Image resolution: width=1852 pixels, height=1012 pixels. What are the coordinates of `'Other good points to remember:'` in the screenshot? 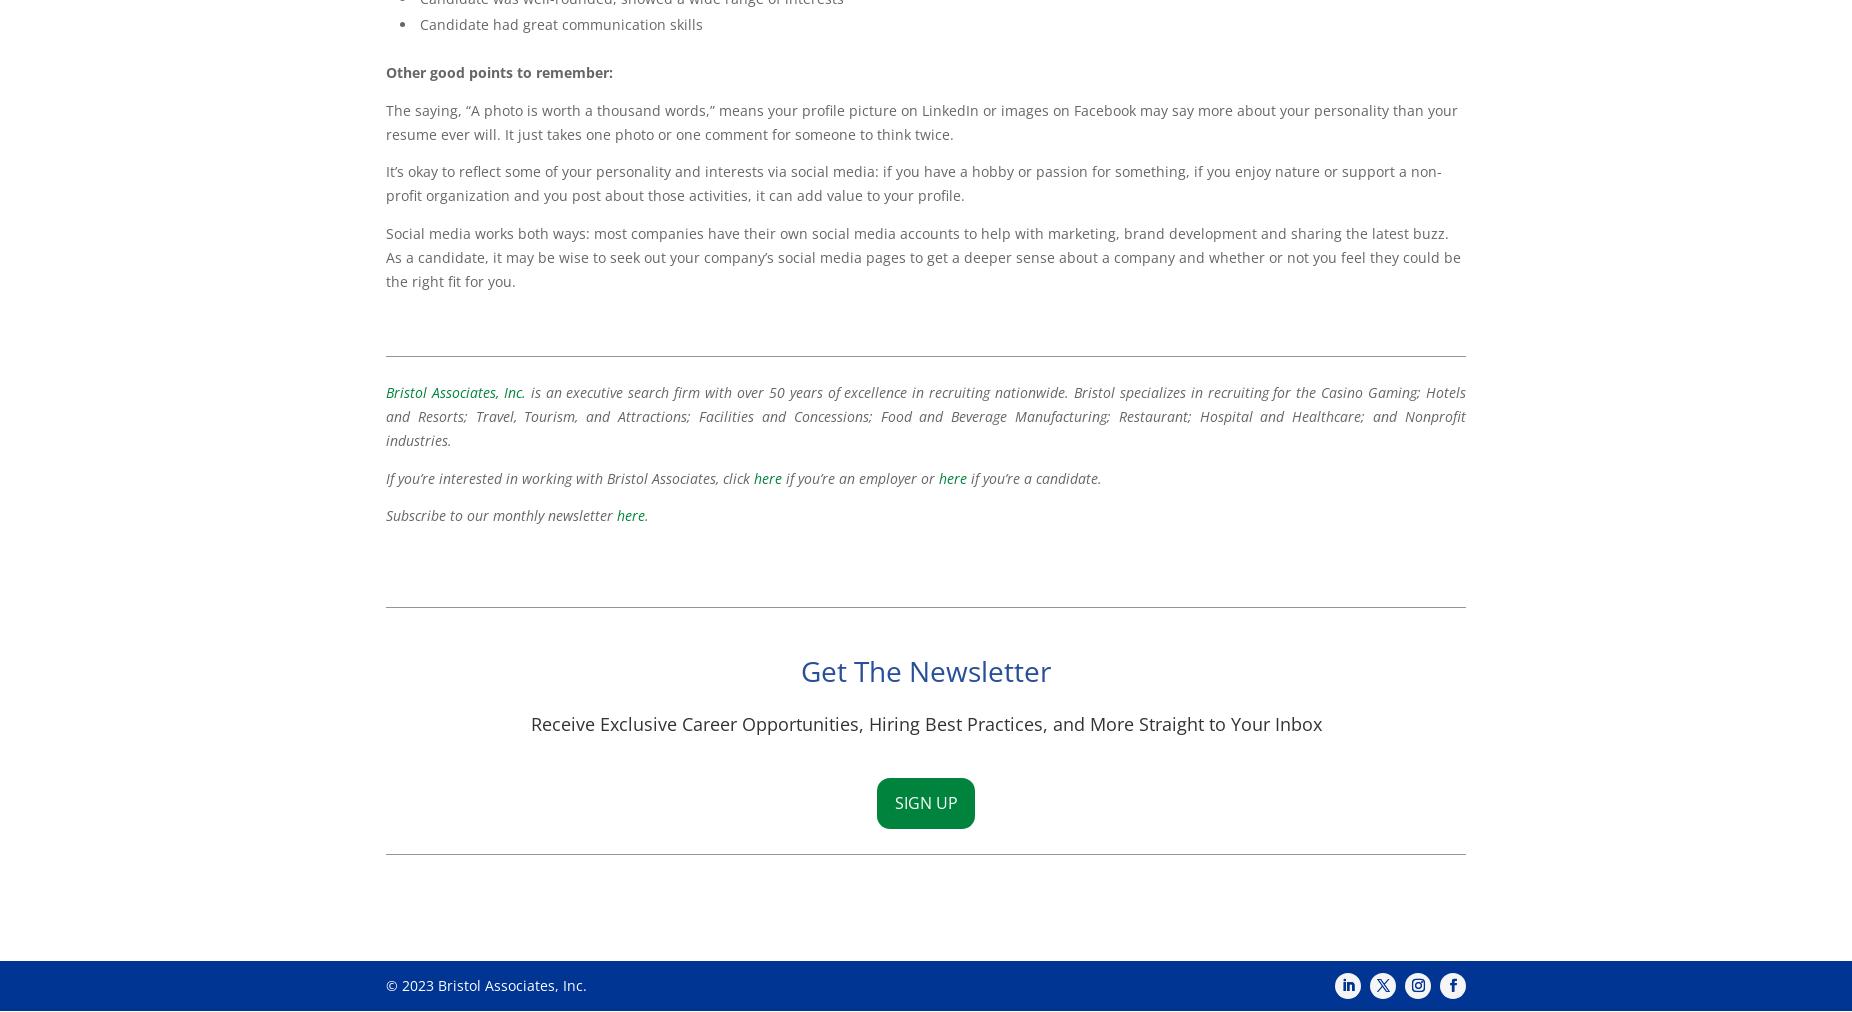 It's located at (498, 71).